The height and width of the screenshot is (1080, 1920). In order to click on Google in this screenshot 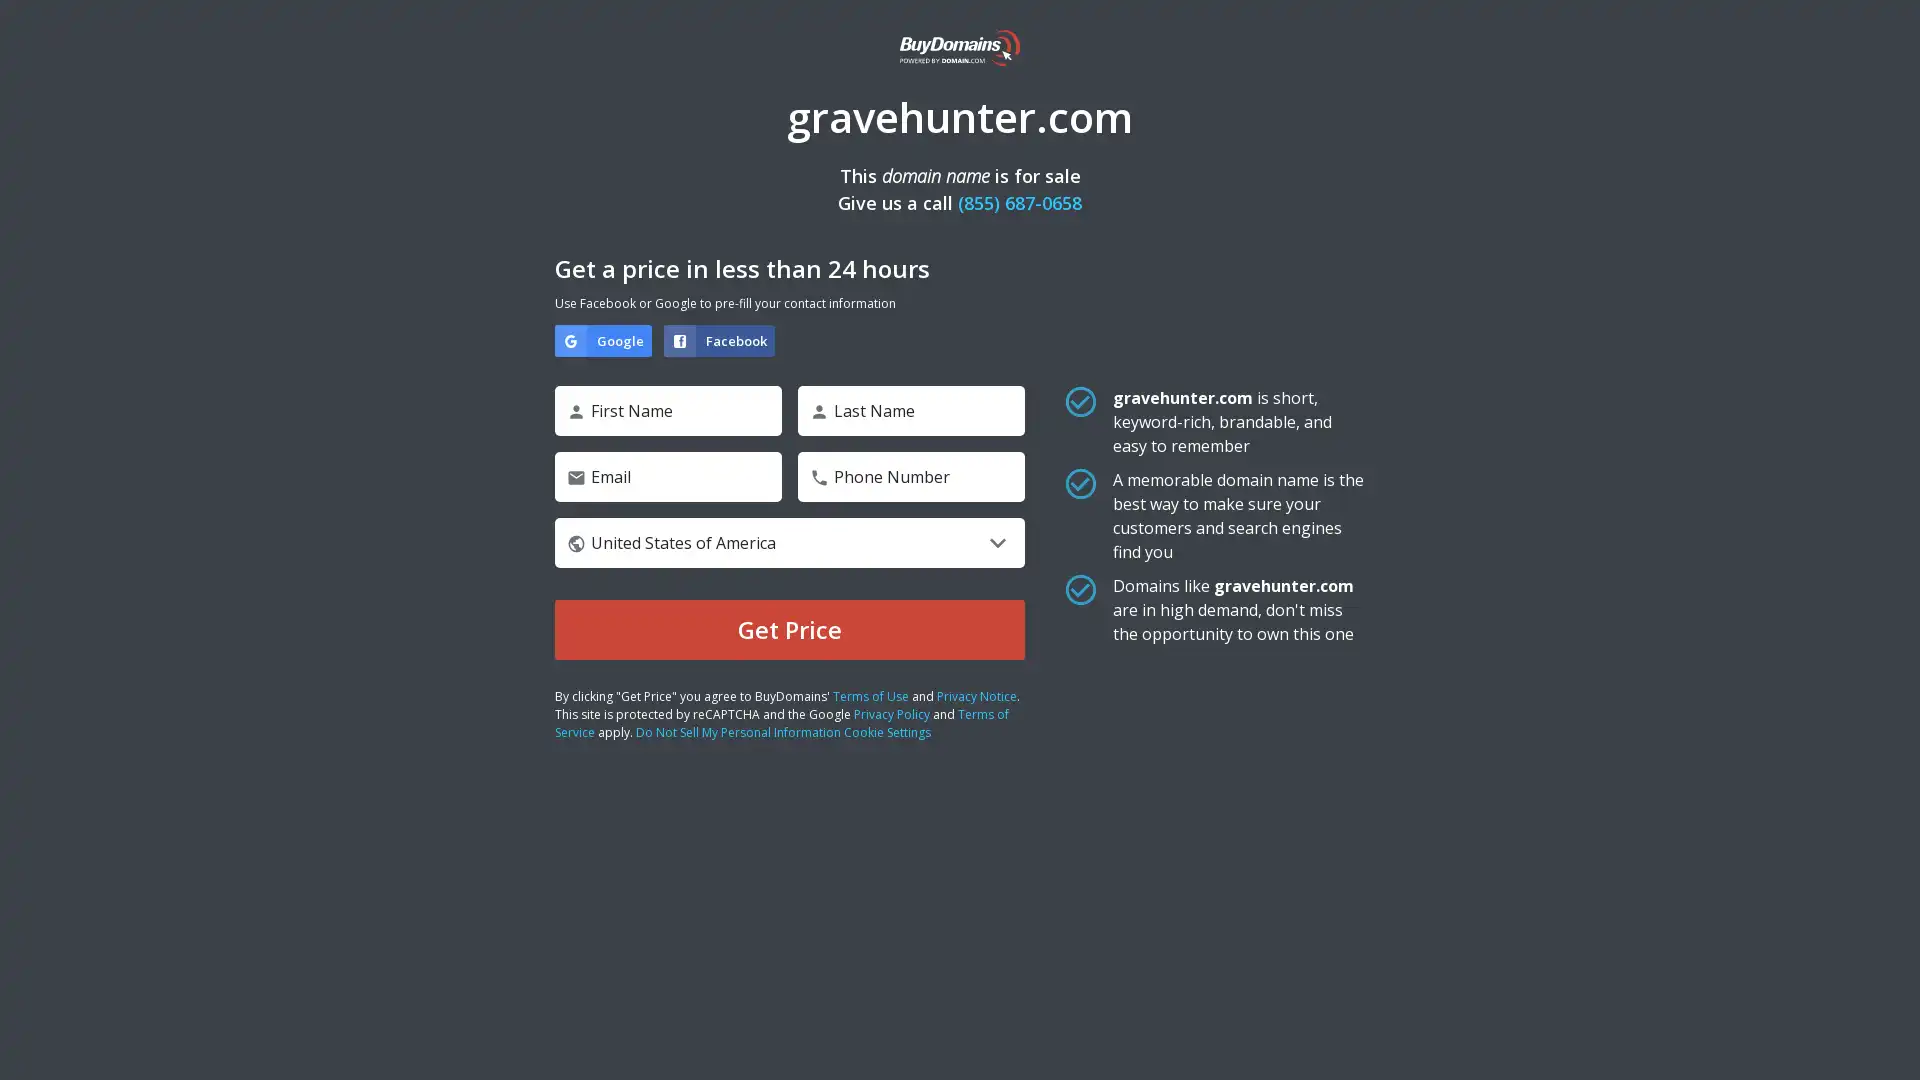, I will do `click(602, 339)`.